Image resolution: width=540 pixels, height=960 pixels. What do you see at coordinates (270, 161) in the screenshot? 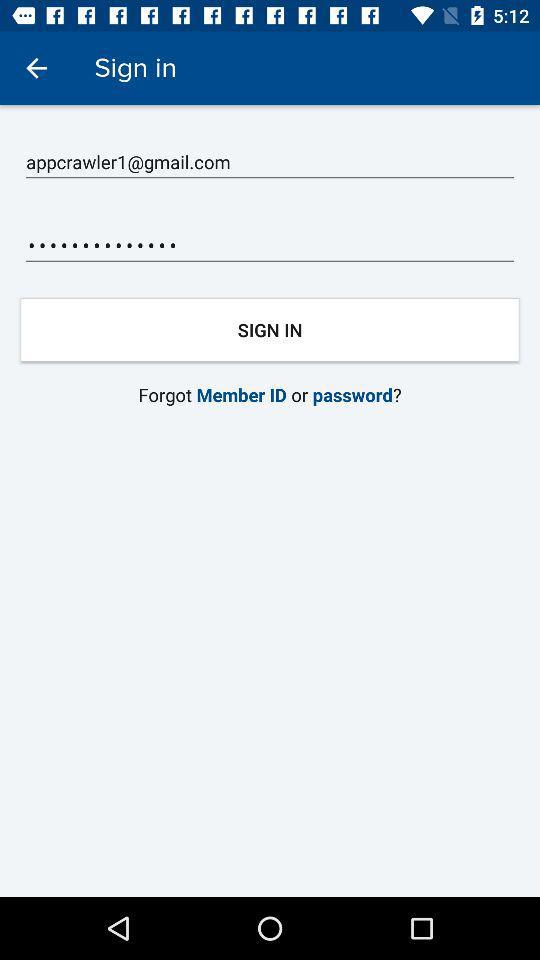
I see `appcrawler1@gmail.com icon` at bounding box center [270, 161].